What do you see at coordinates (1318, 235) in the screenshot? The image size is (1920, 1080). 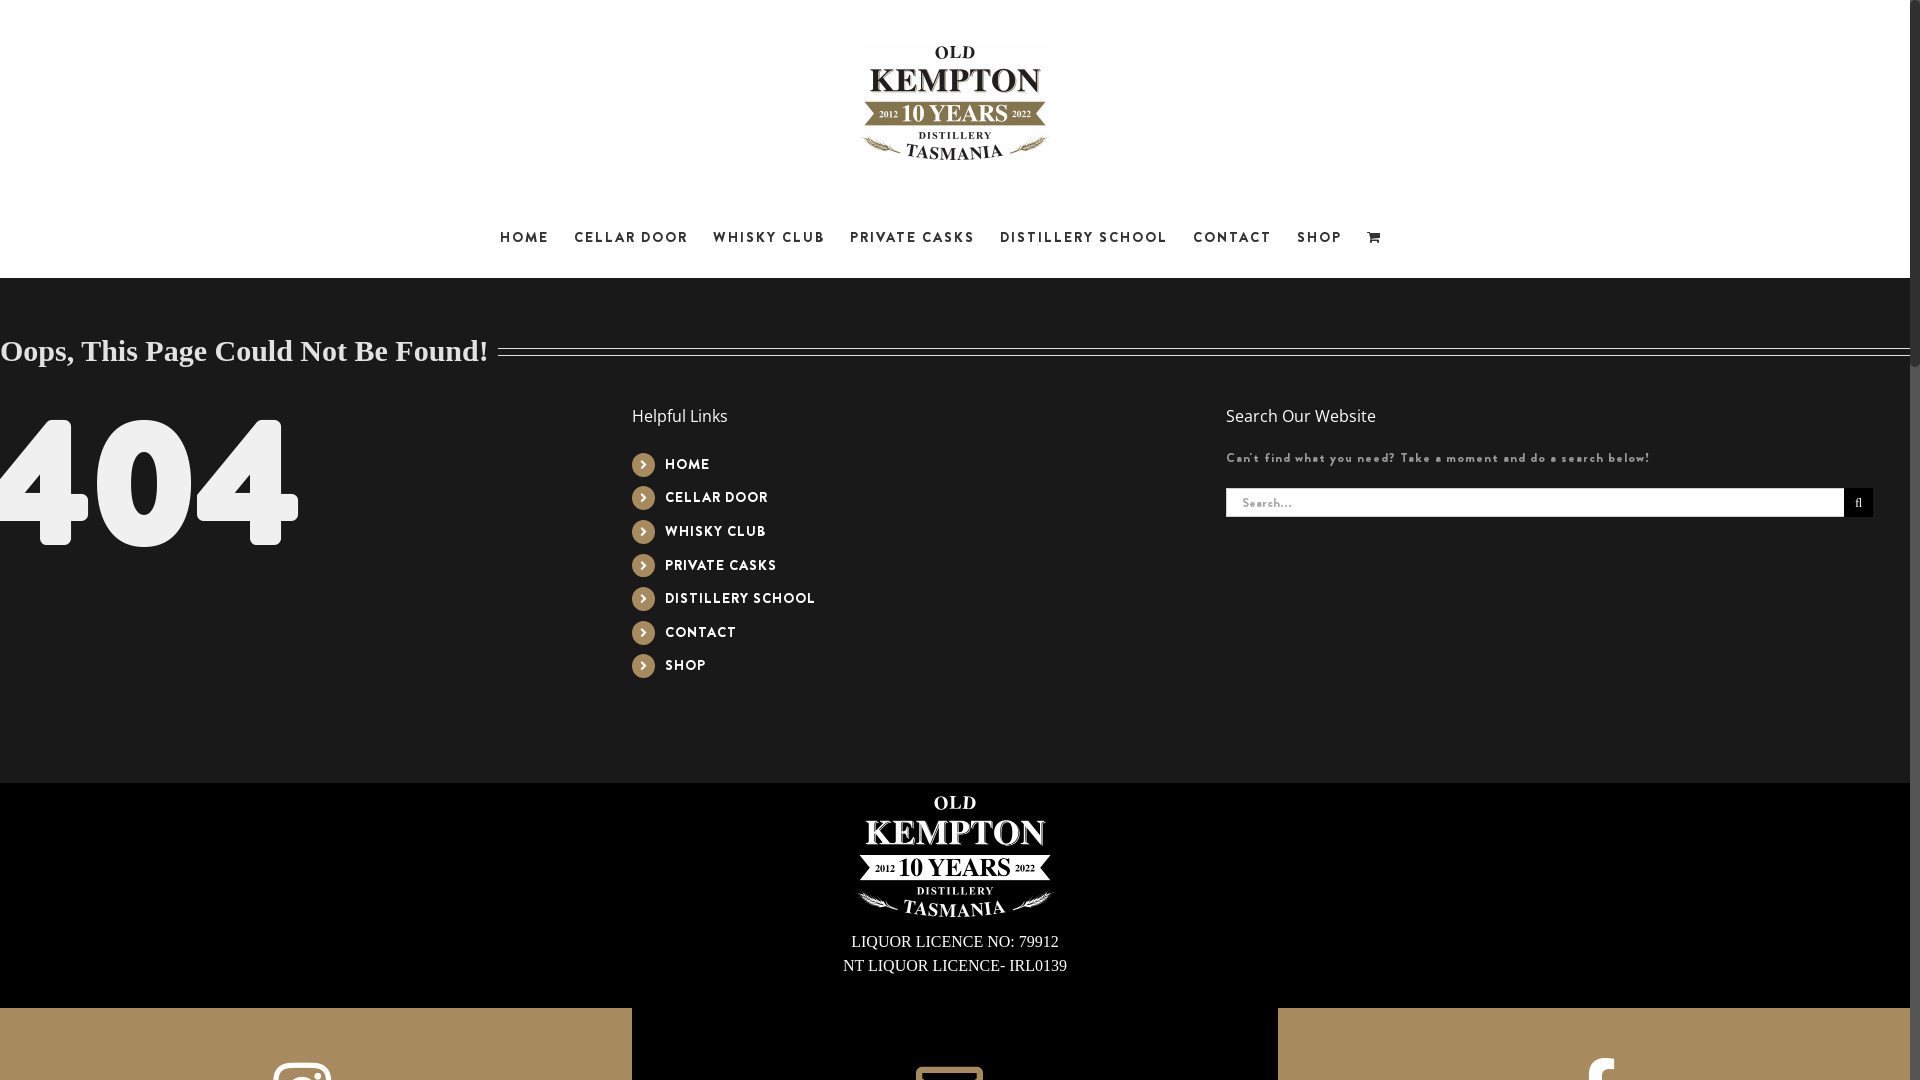 I see `'SHOP'` at bounding box center [1318, 235].